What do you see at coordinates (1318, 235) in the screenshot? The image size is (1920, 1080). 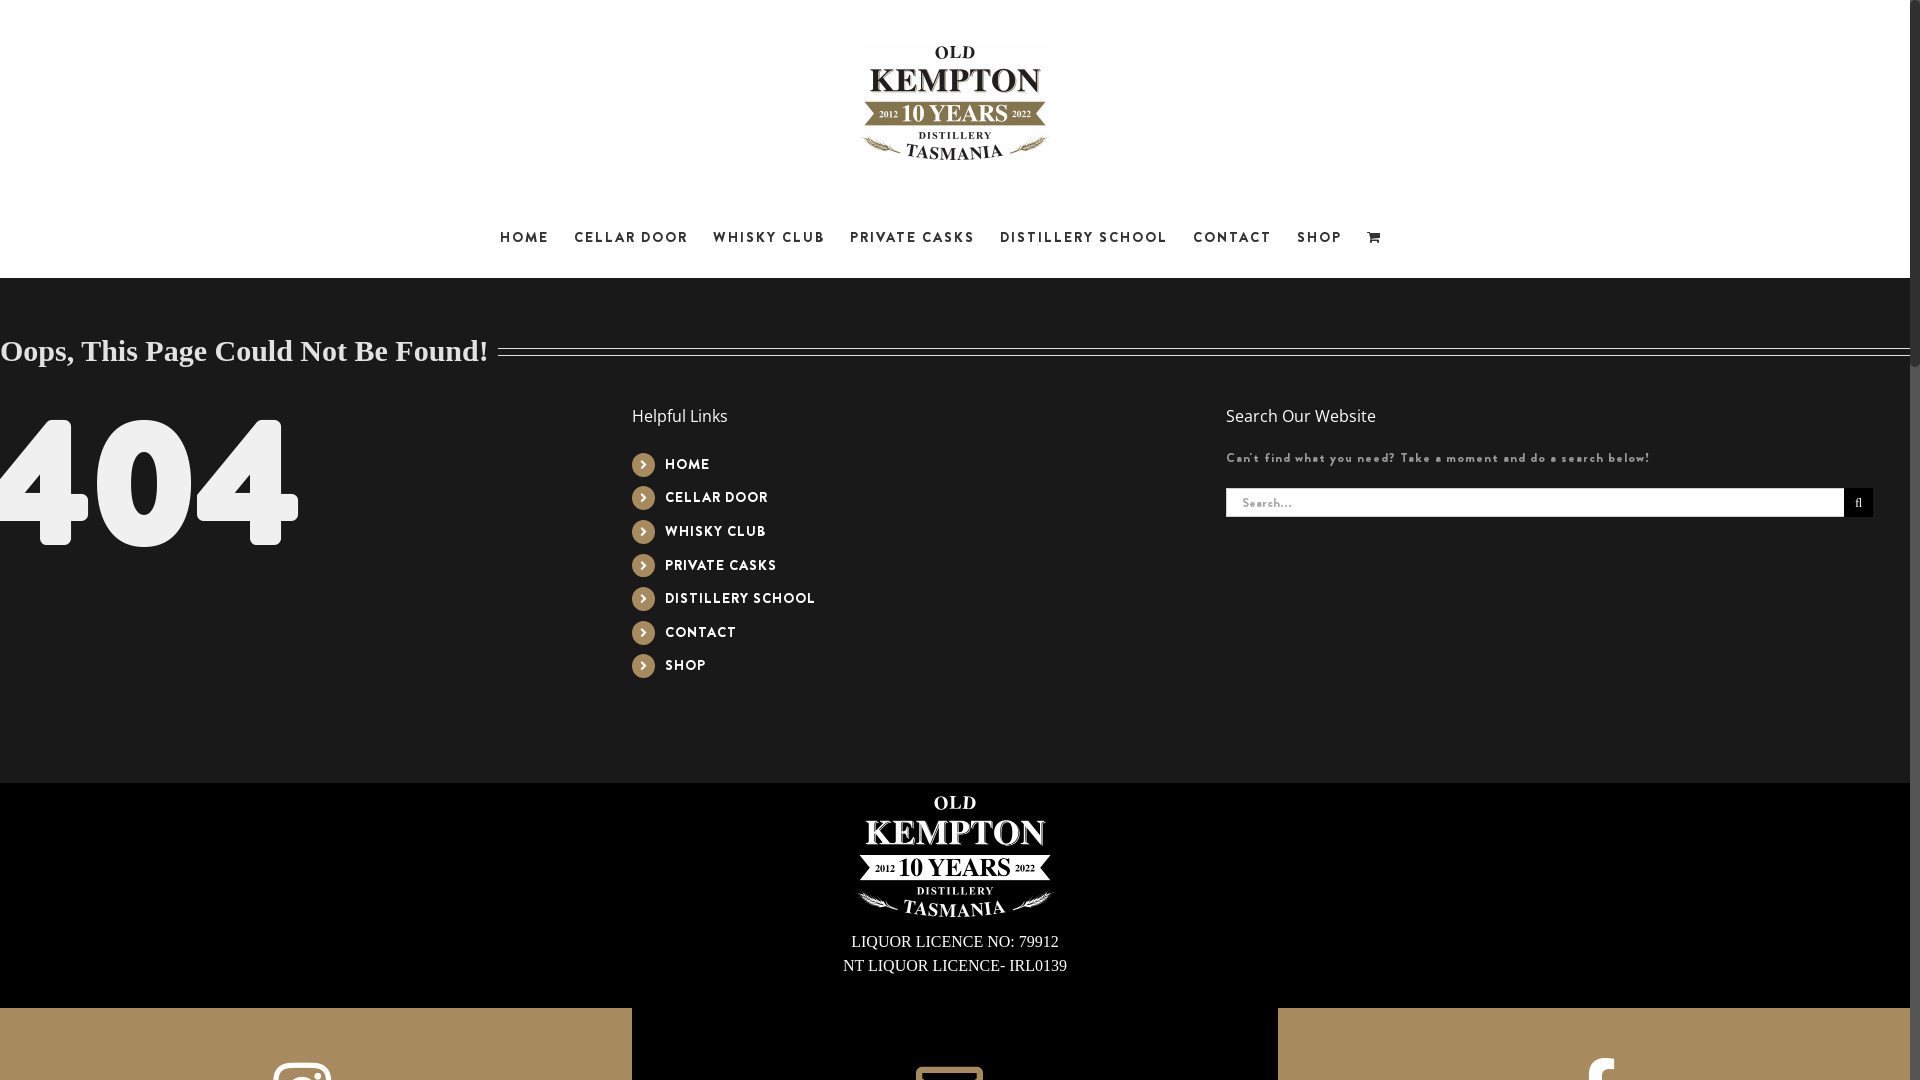 I see `'SHOP'` at bounding box center [1318, 235].